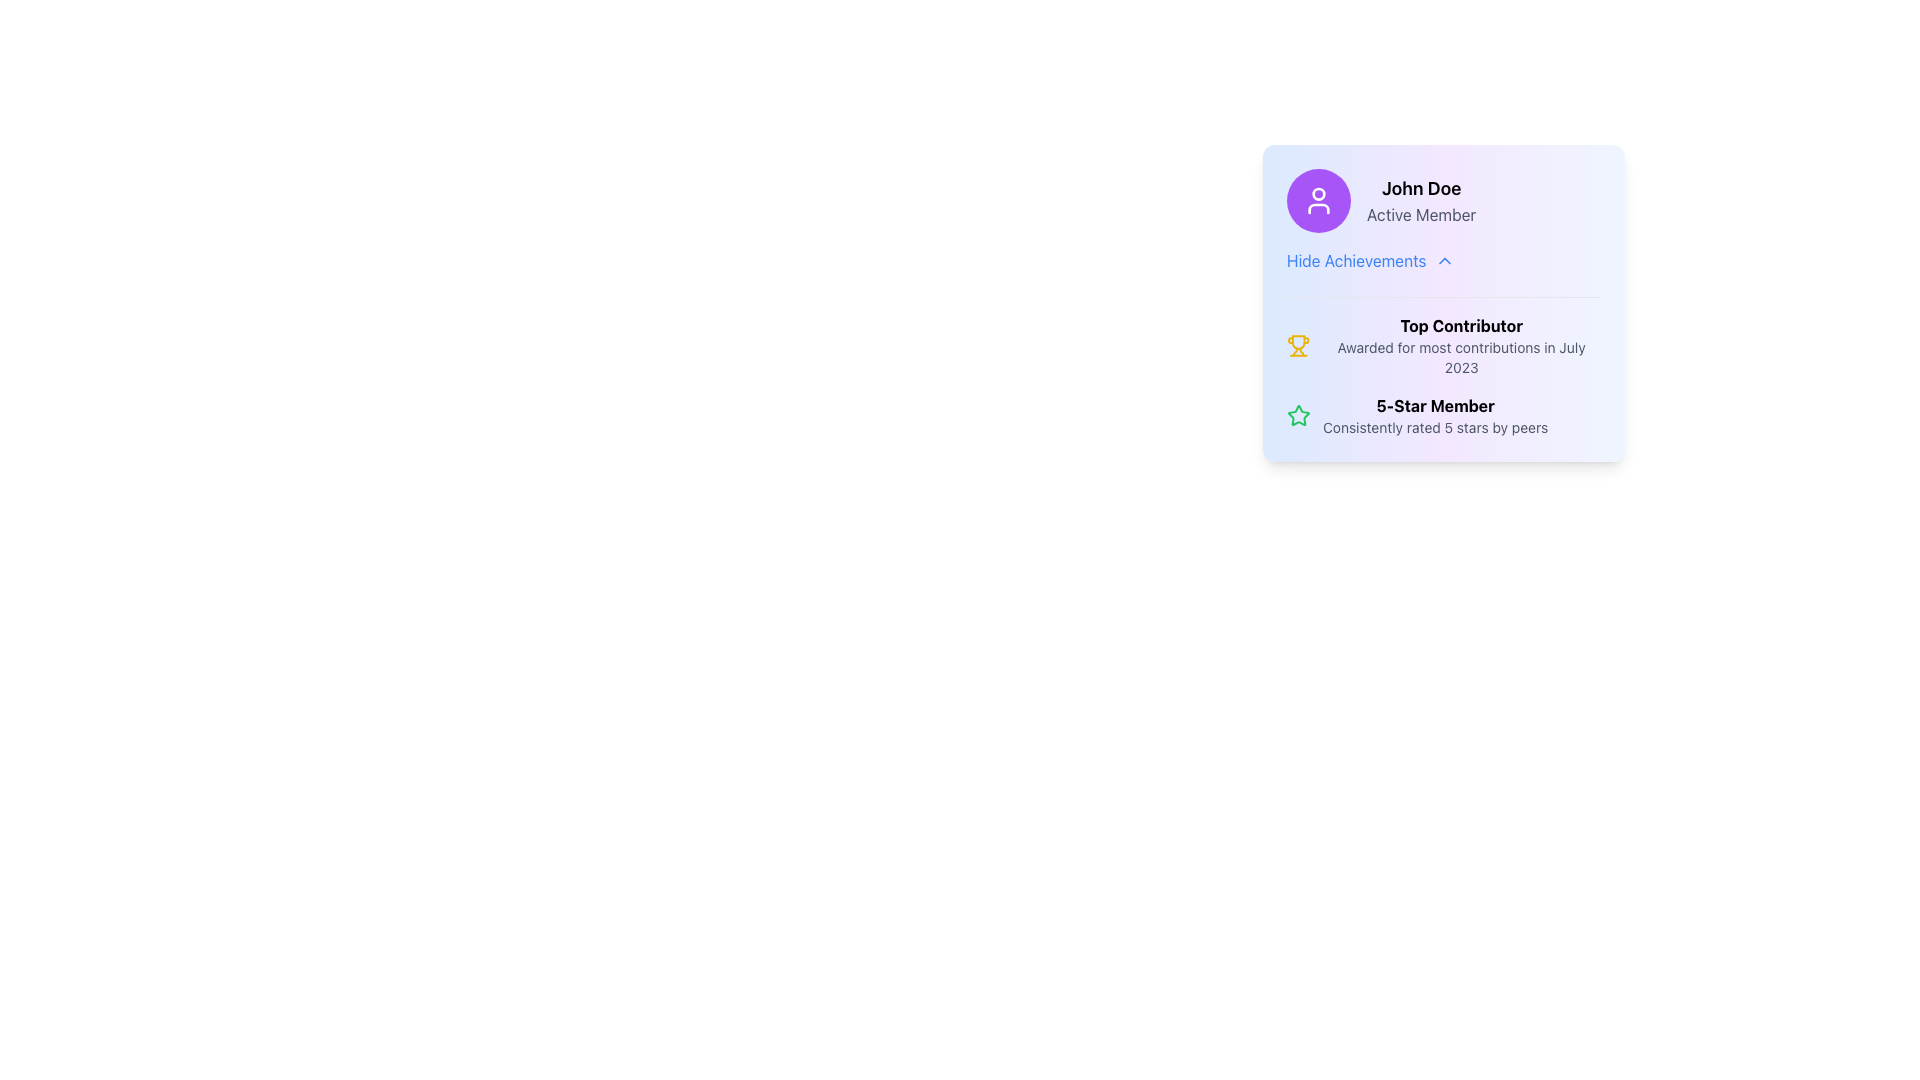 The height and width of the screenshot is (1080, 1920). I want to click on the 'Top Contributor' text label, which is displayed in bold black font at the top center of the user achievements card, so click(1461, 325).